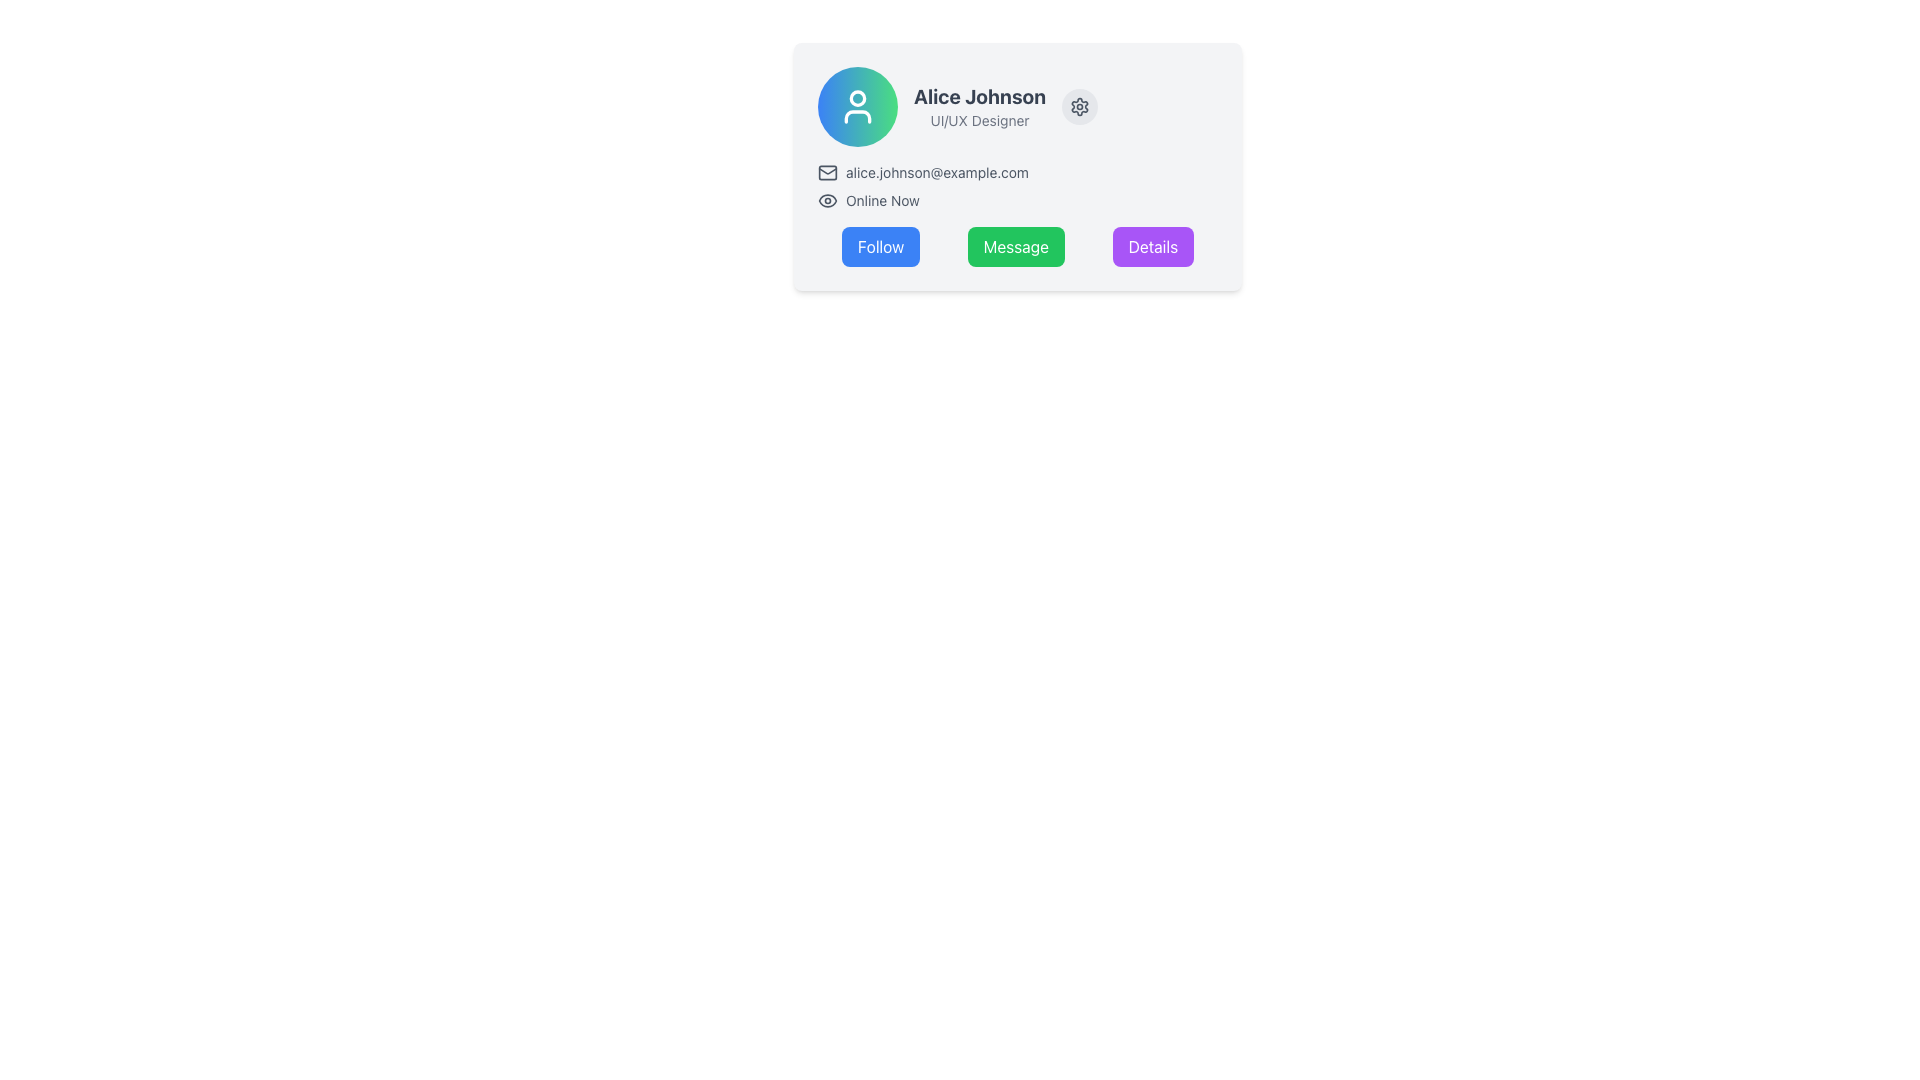 The width and height of the screenshot is (1920, 1080). What do you see at coordinates (1079, 107) in the screenshot?
I see `the gear/settings icon located at the top-right corner of the user profile card, which is part of a circular button with a gray gear icon` at bounding box center [1079, 107].